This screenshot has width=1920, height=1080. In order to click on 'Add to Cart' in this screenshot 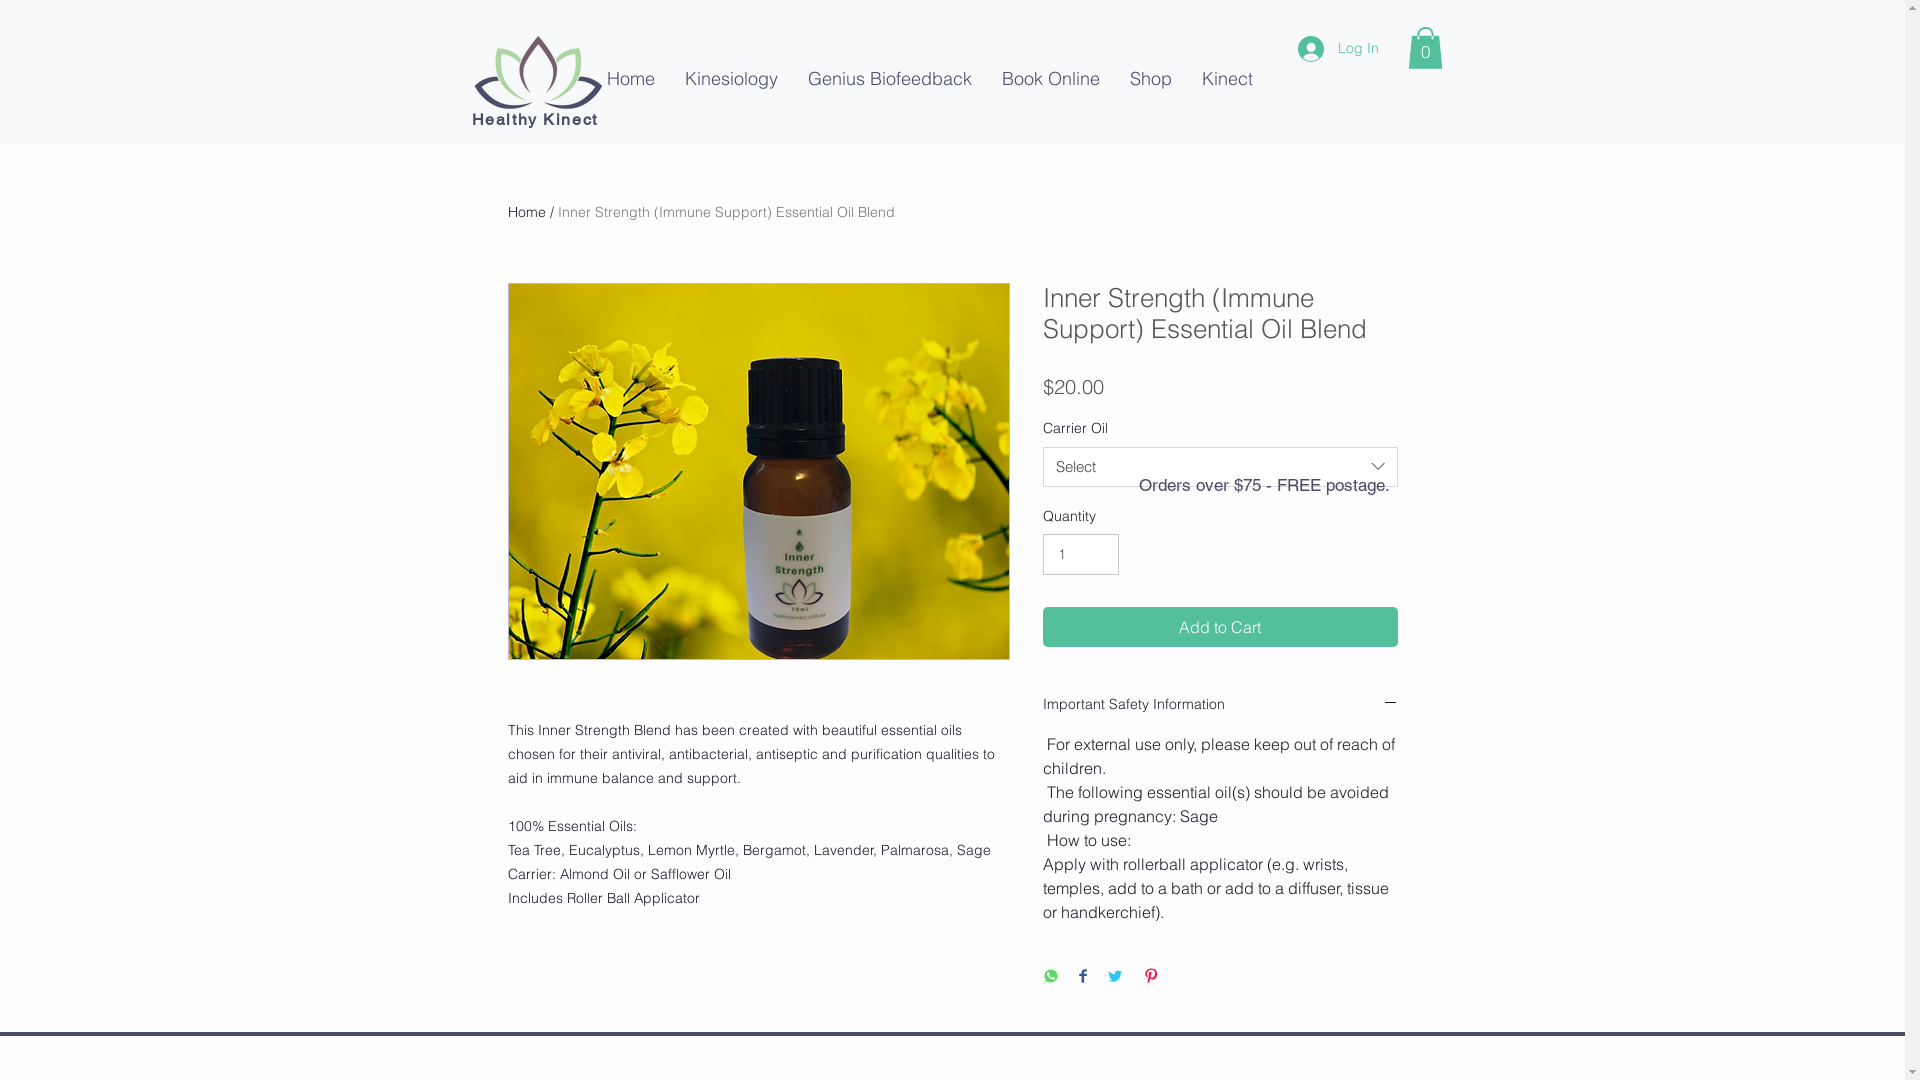, I will do `click(1218, 626)`.